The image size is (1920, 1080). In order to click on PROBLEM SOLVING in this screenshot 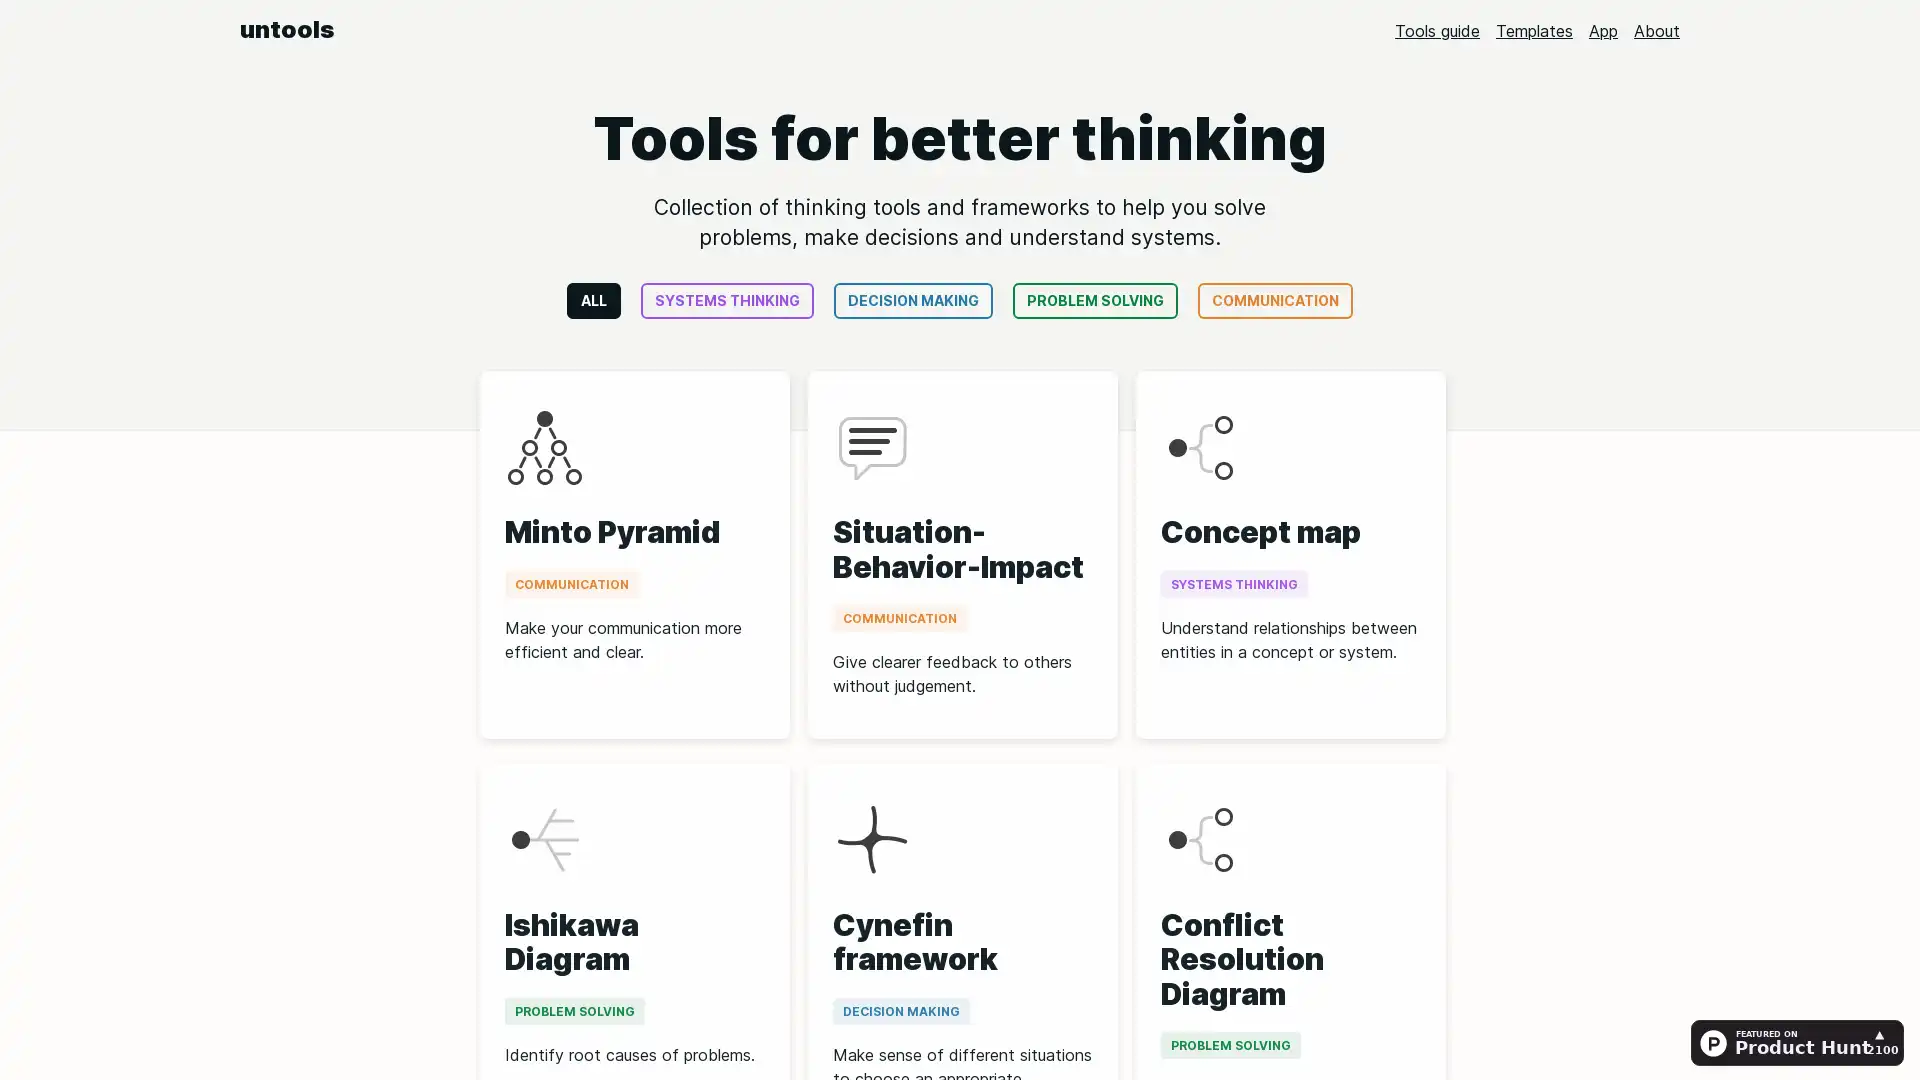, I will do `click(1094, 300)`.